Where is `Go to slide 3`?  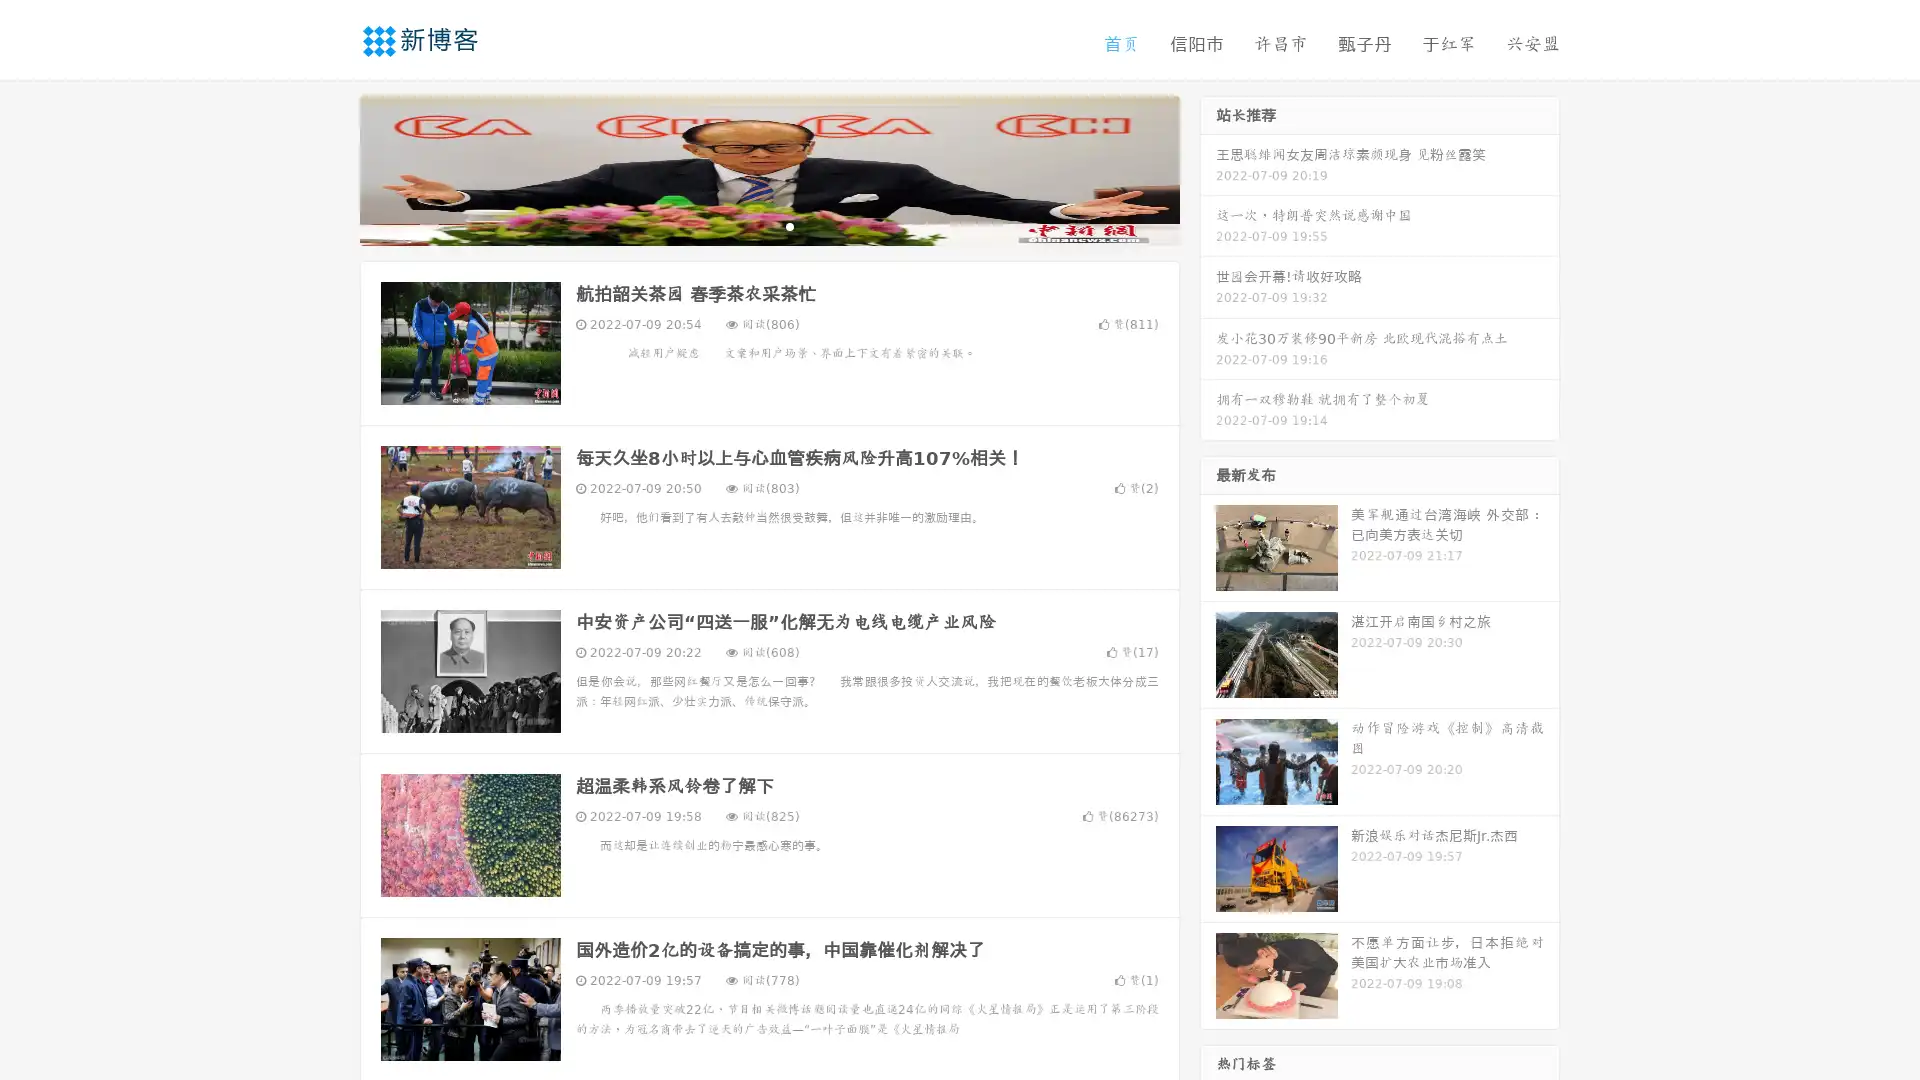 Go to slide 3 is located at coordinates (789, 225).